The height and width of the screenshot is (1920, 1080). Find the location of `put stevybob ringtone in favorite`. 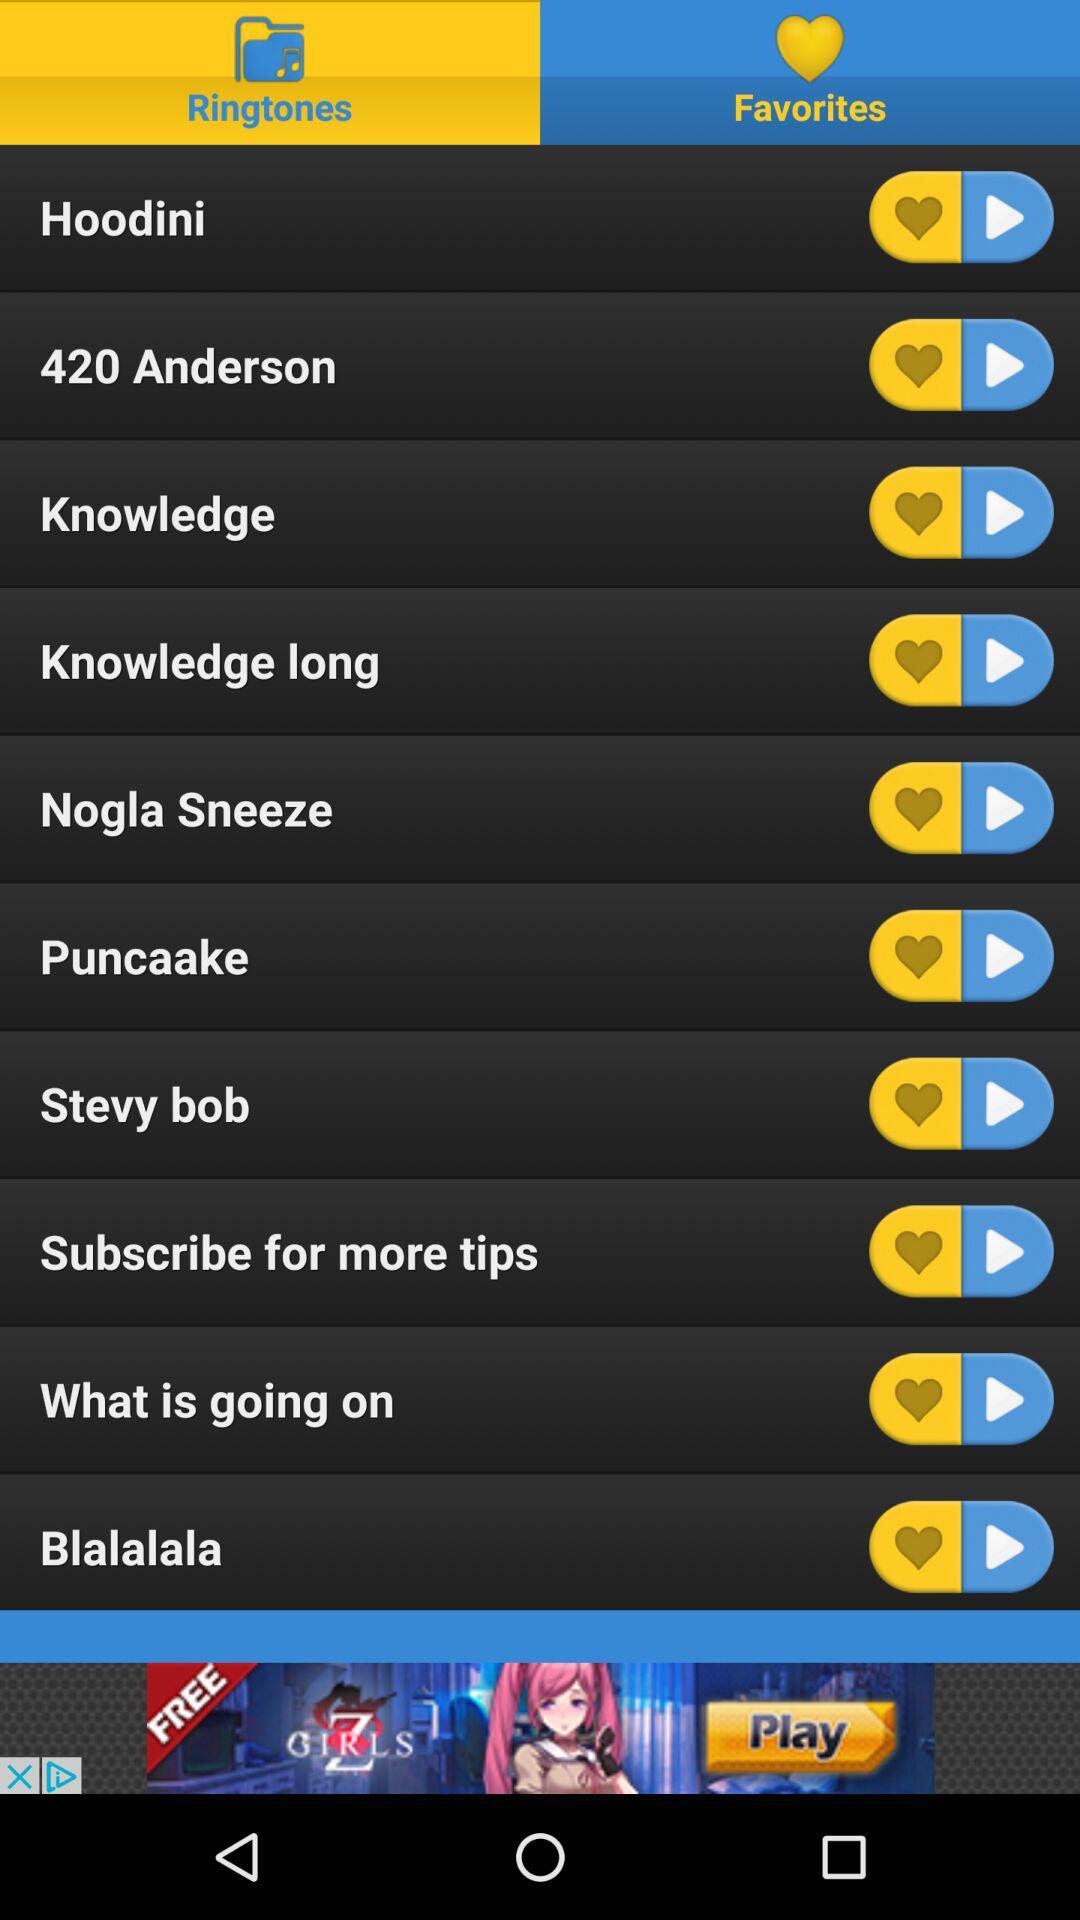

put stevybob ringtone in favorite is located at coordinates (915, 1102).